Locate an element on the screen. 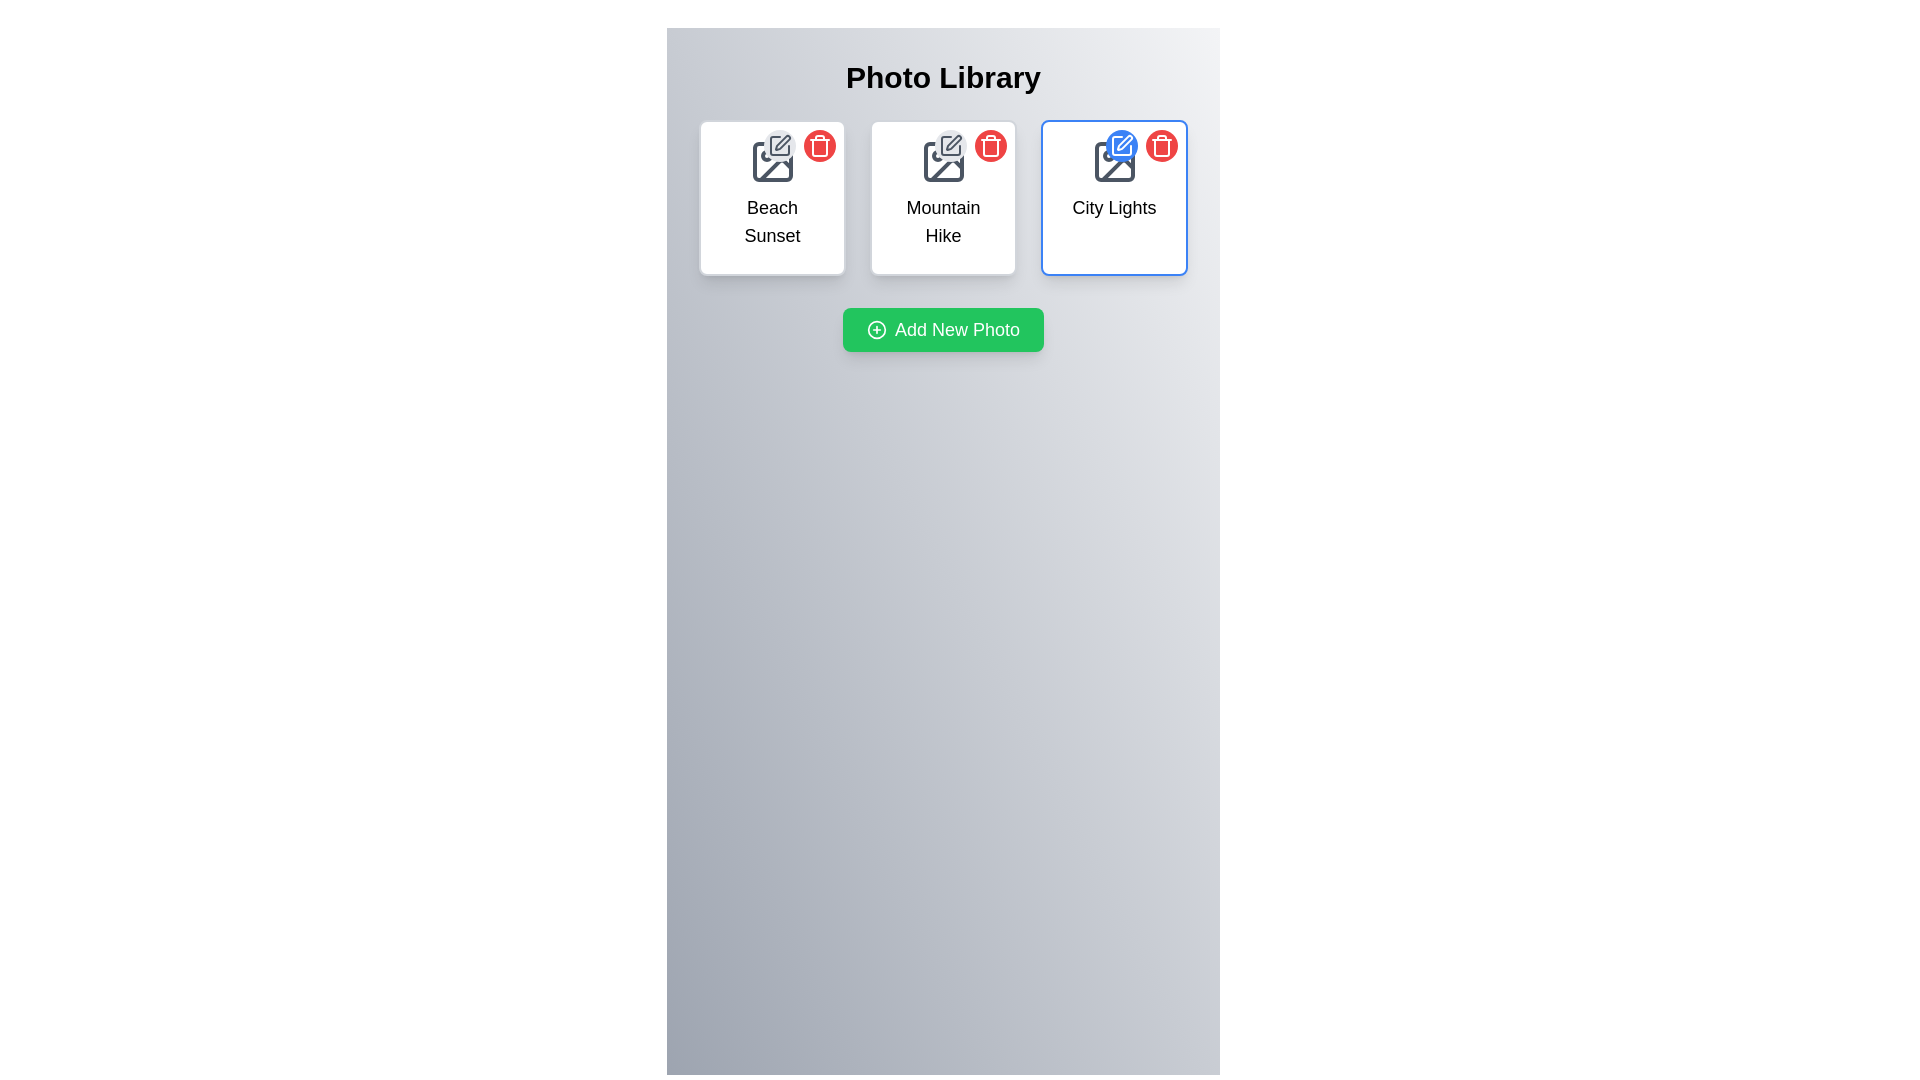 This screenshot has height=1080, width=1920. the delete button located to the right of the gray pen icon button in the top-right corner of the 'Beach Sunset' card is located at coordinates (820, 145).